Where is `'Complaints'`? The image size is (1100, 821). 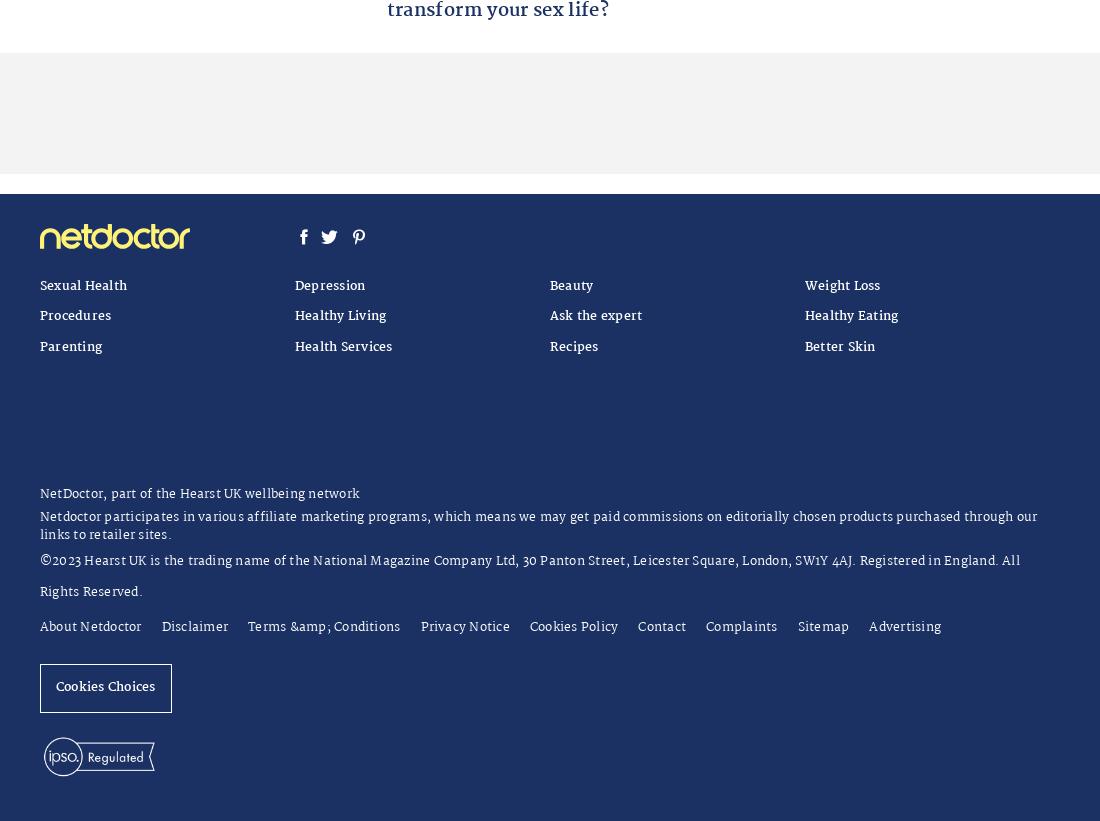 'Complaints' is located at coordinates (740, 627).